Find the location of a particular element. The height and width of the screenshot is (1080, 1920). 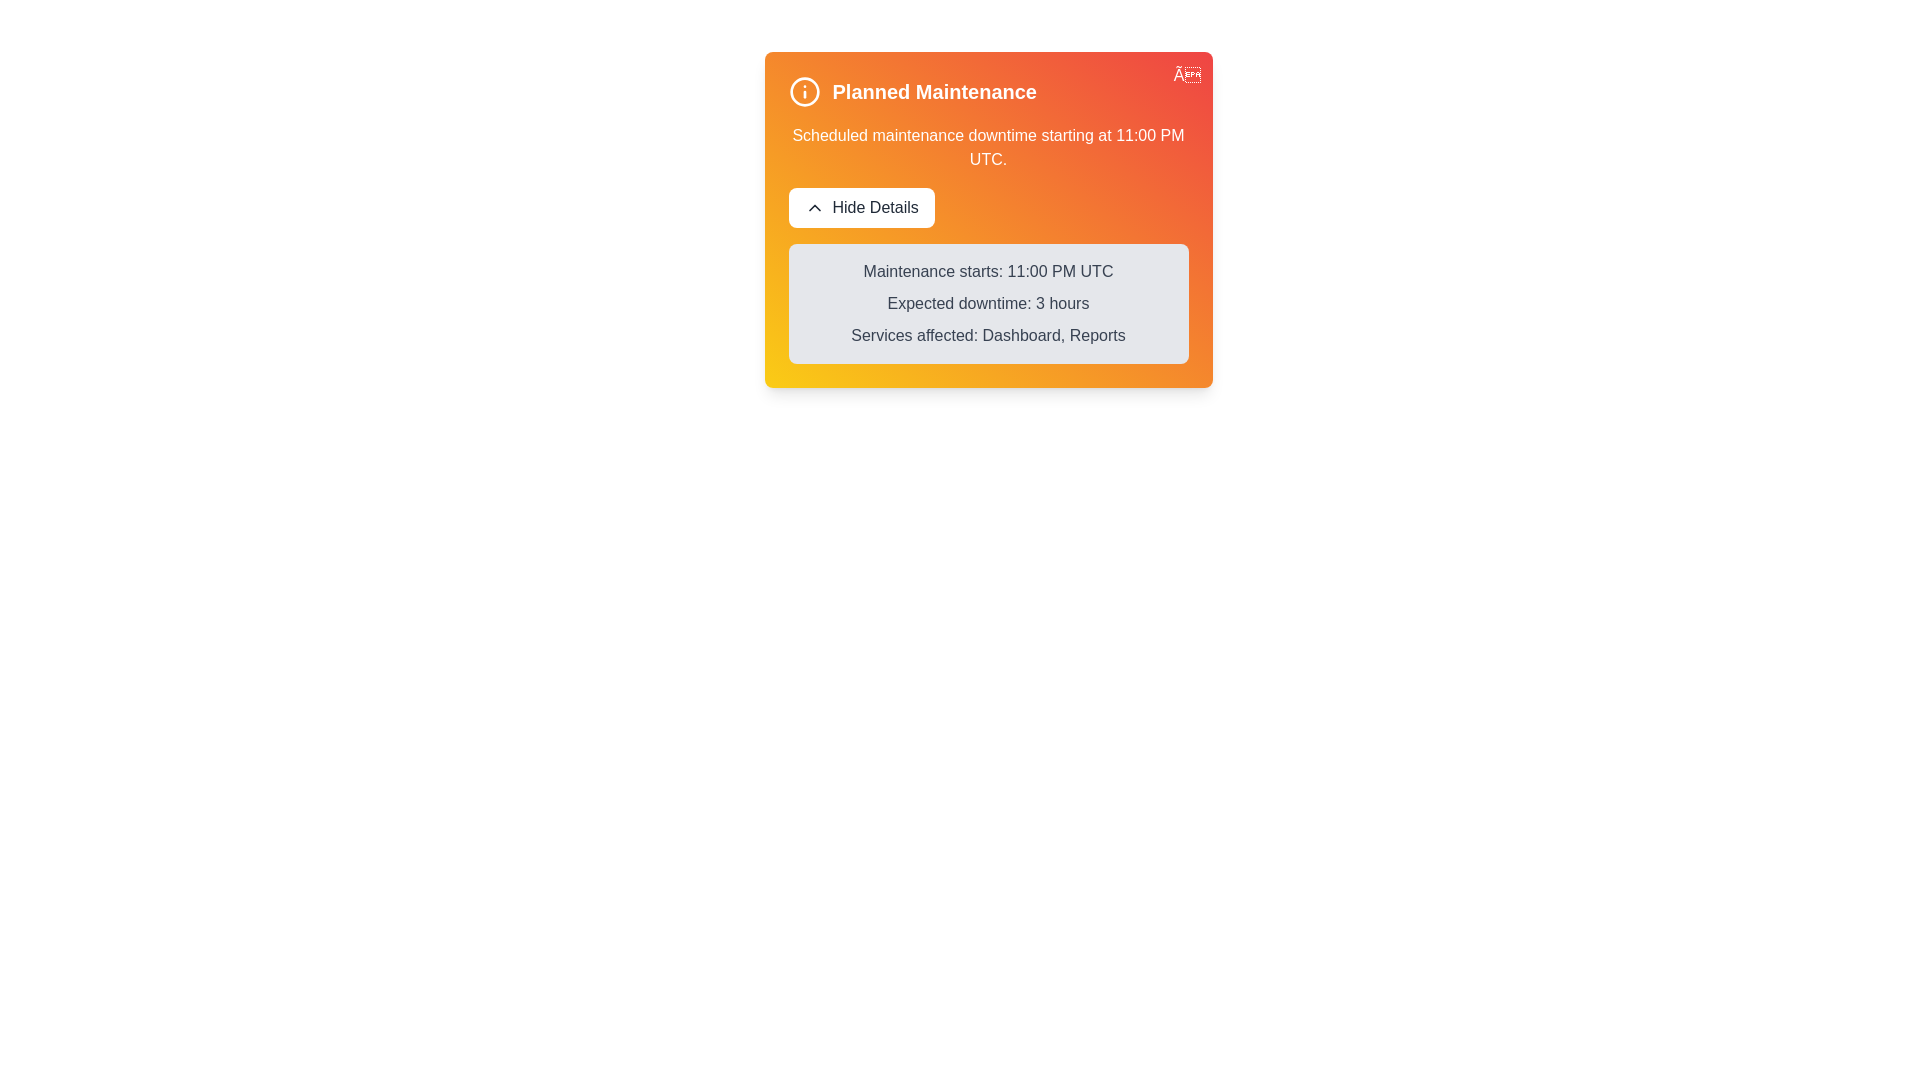

the 'Hide Details' button to toggle the visibility of additional details is located at coordinates (860, 208).